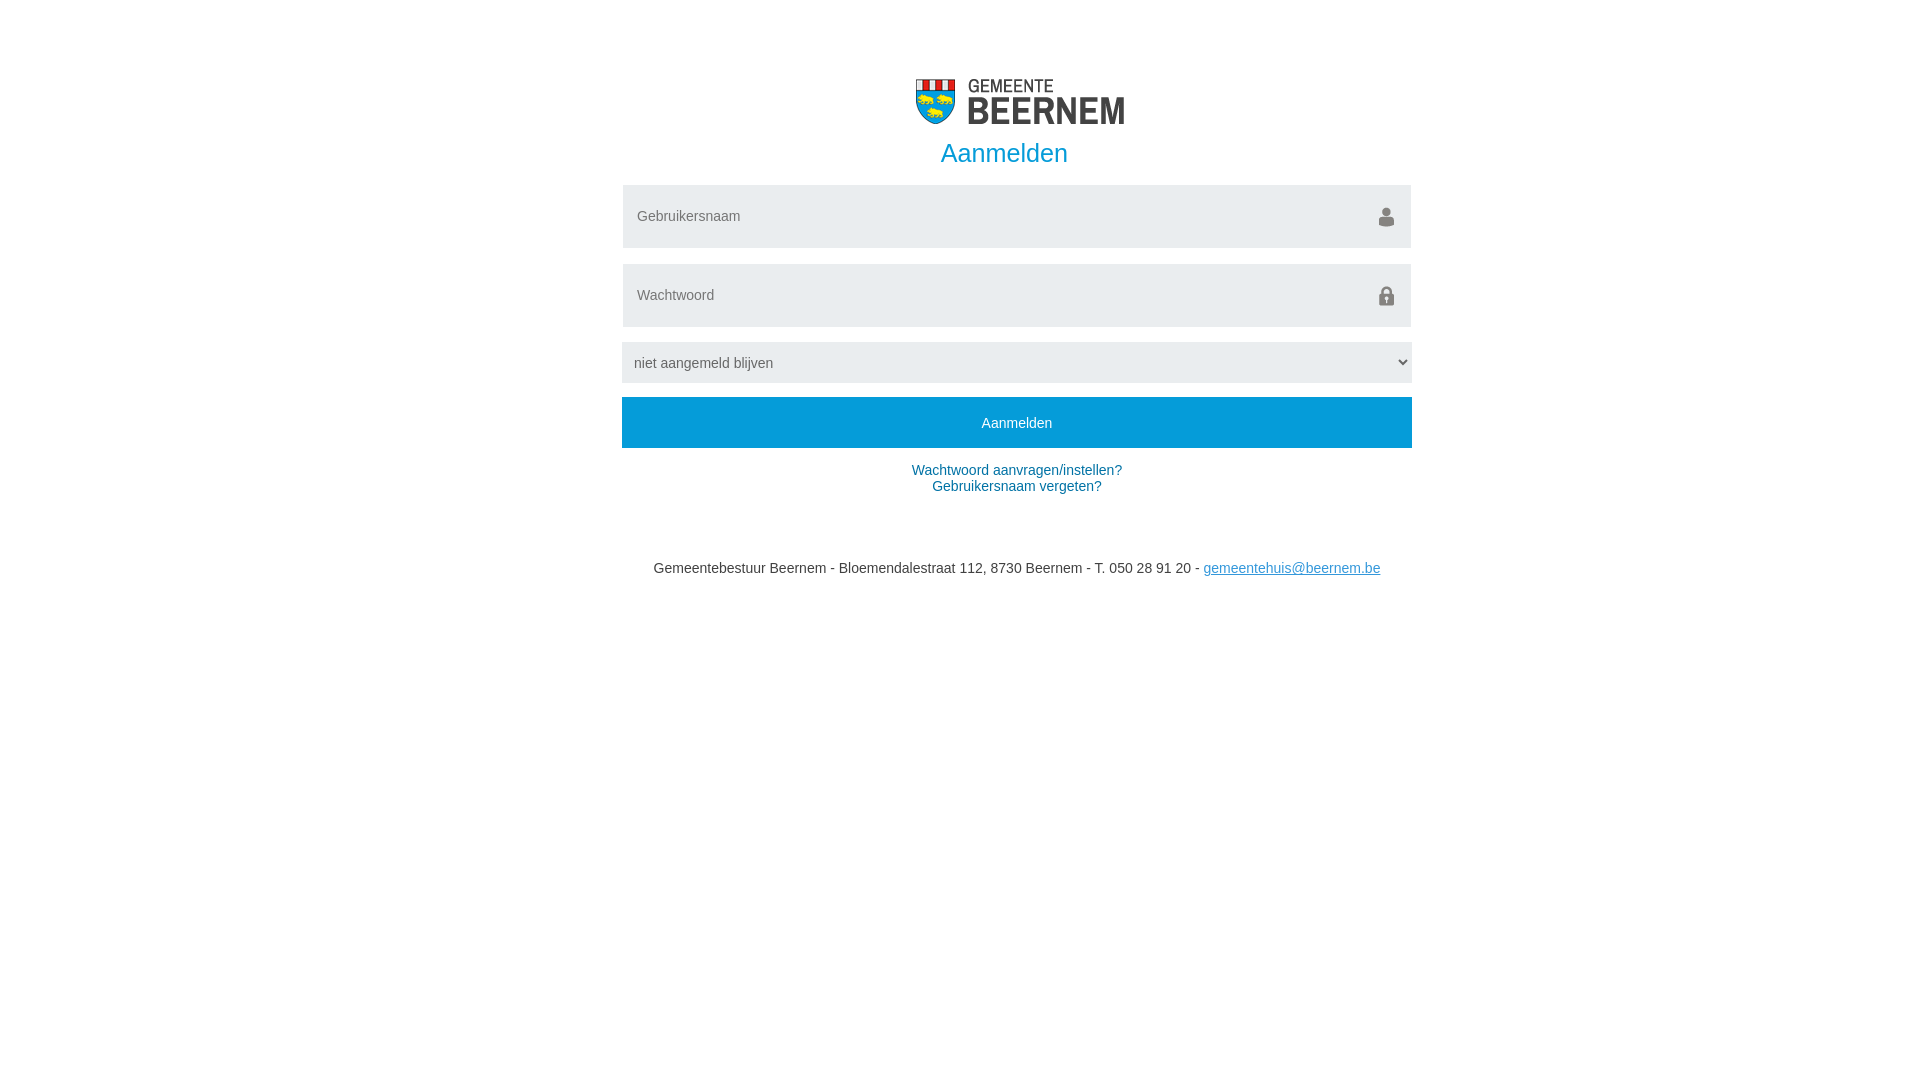 The width and height of the screenshot is (1920, 1080). What do you see at coordinates (1292, 567) in the screenshot?
I see `'gemeentehuis@beernem.be'` at bounding box center [1292, 567].